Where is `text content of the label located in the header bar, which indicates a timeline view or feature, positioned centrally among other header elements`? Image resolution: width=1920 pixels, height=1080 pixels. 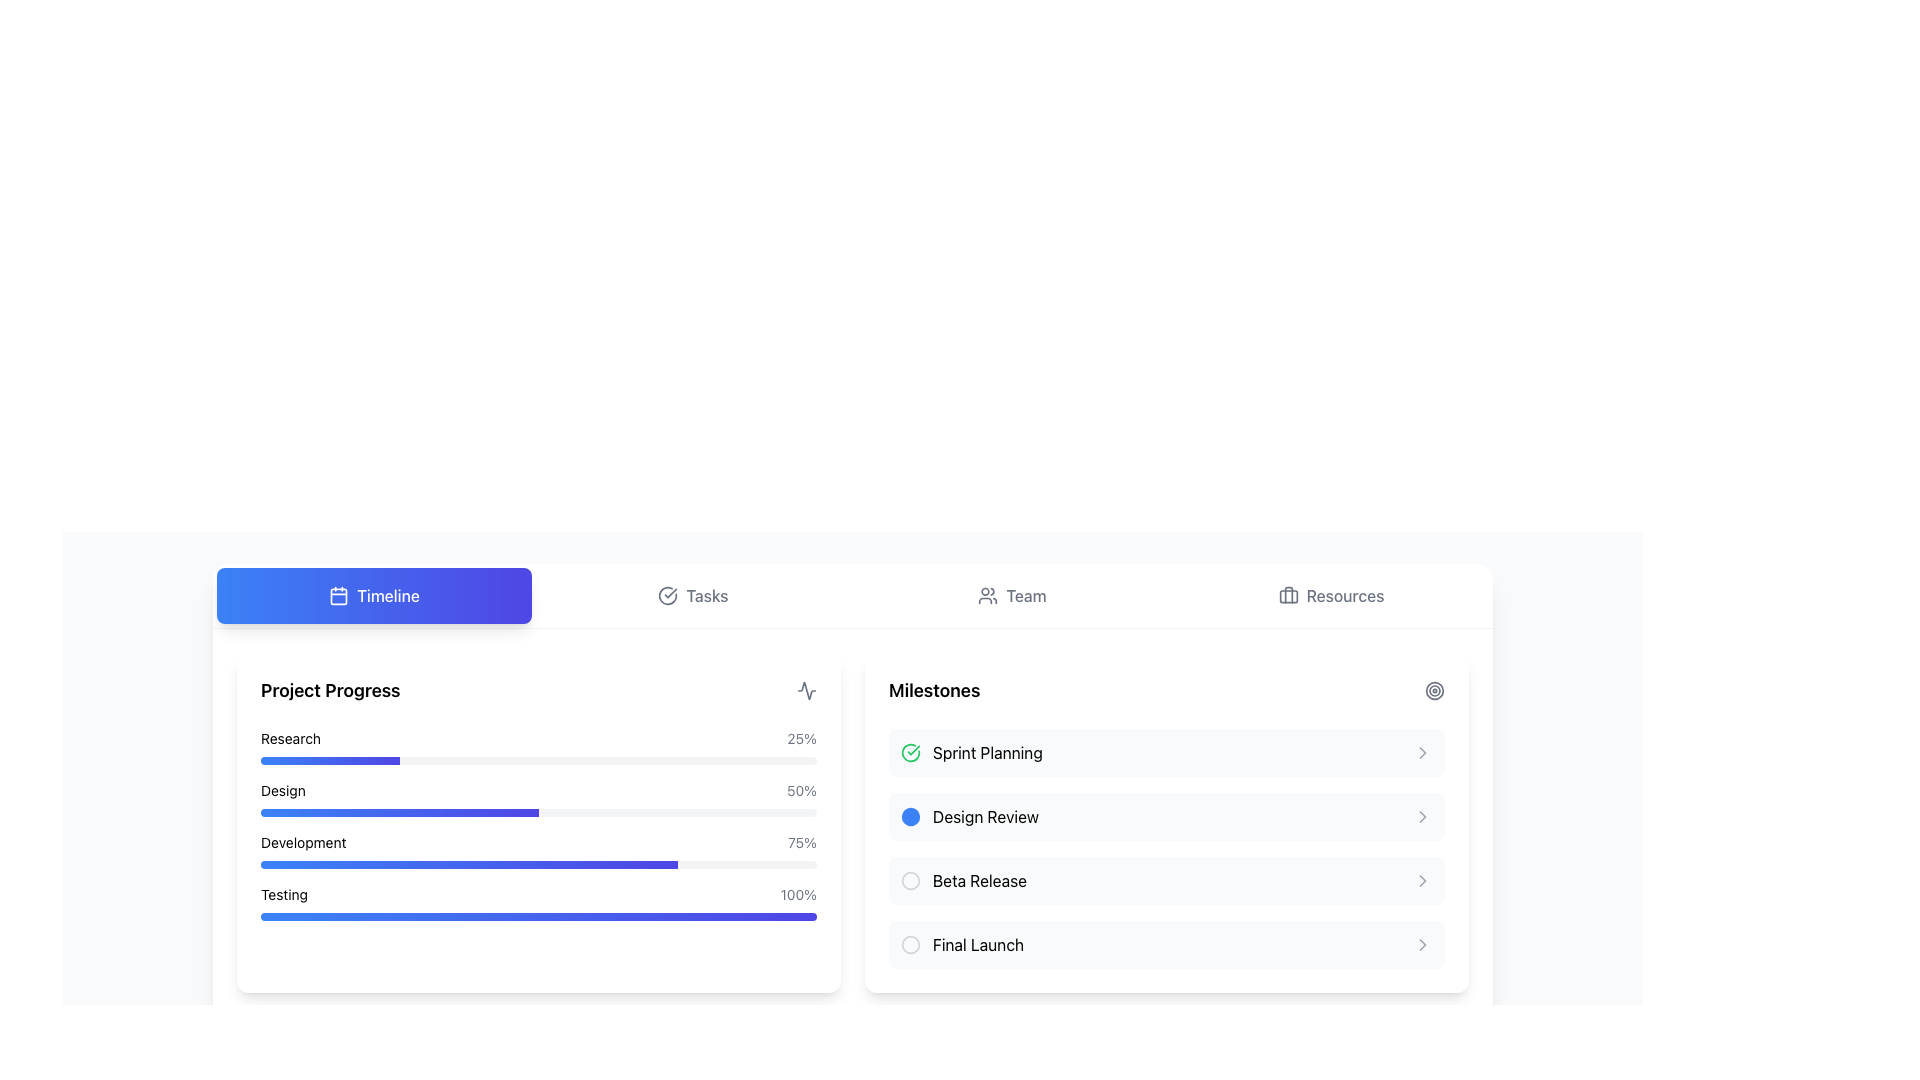
text content of the label located in the header bar, which indicates a timeline view or feature, positioned centrally among other header elements is located at coordinates (388, 595).